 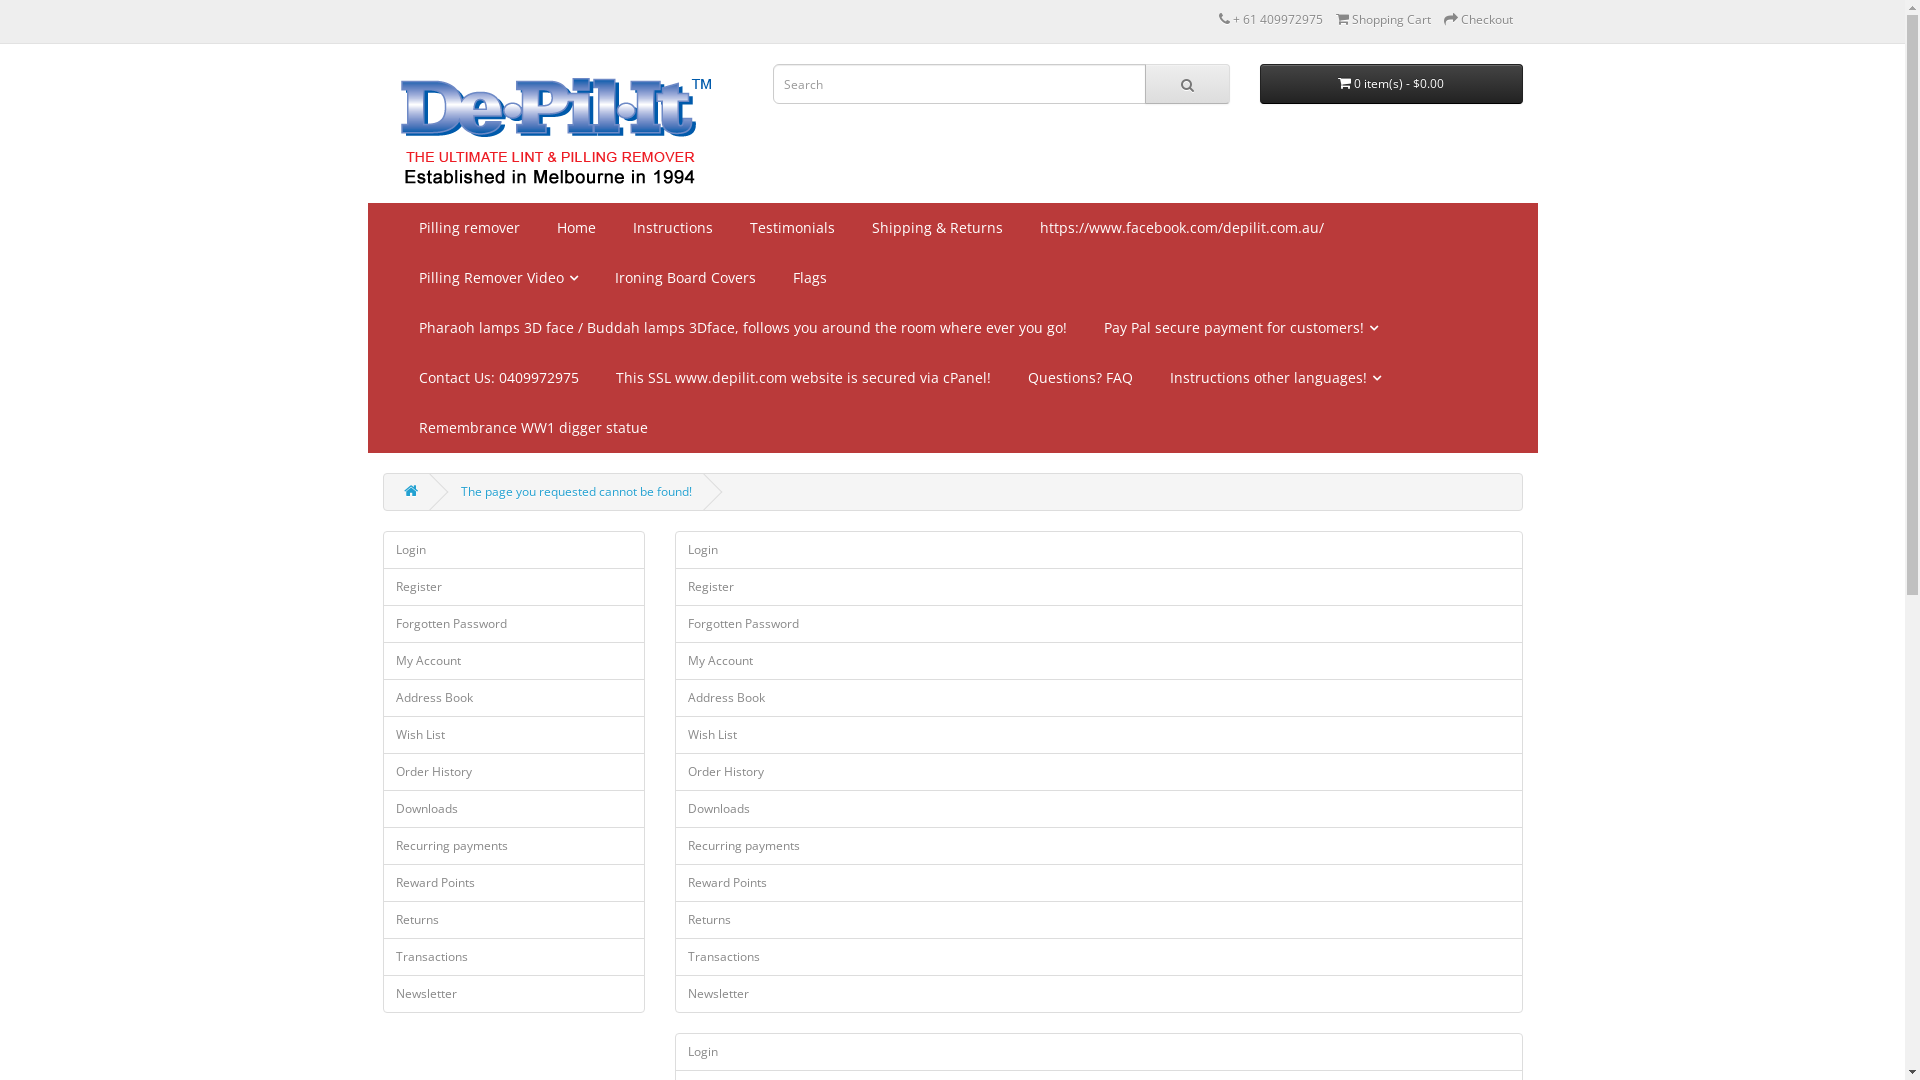 What do you see at coordinates (800, 378) in the screenshot?
I see `'This SSL www.depilit.com website is secured via cPanel!'` at bounding box center [800, 378].